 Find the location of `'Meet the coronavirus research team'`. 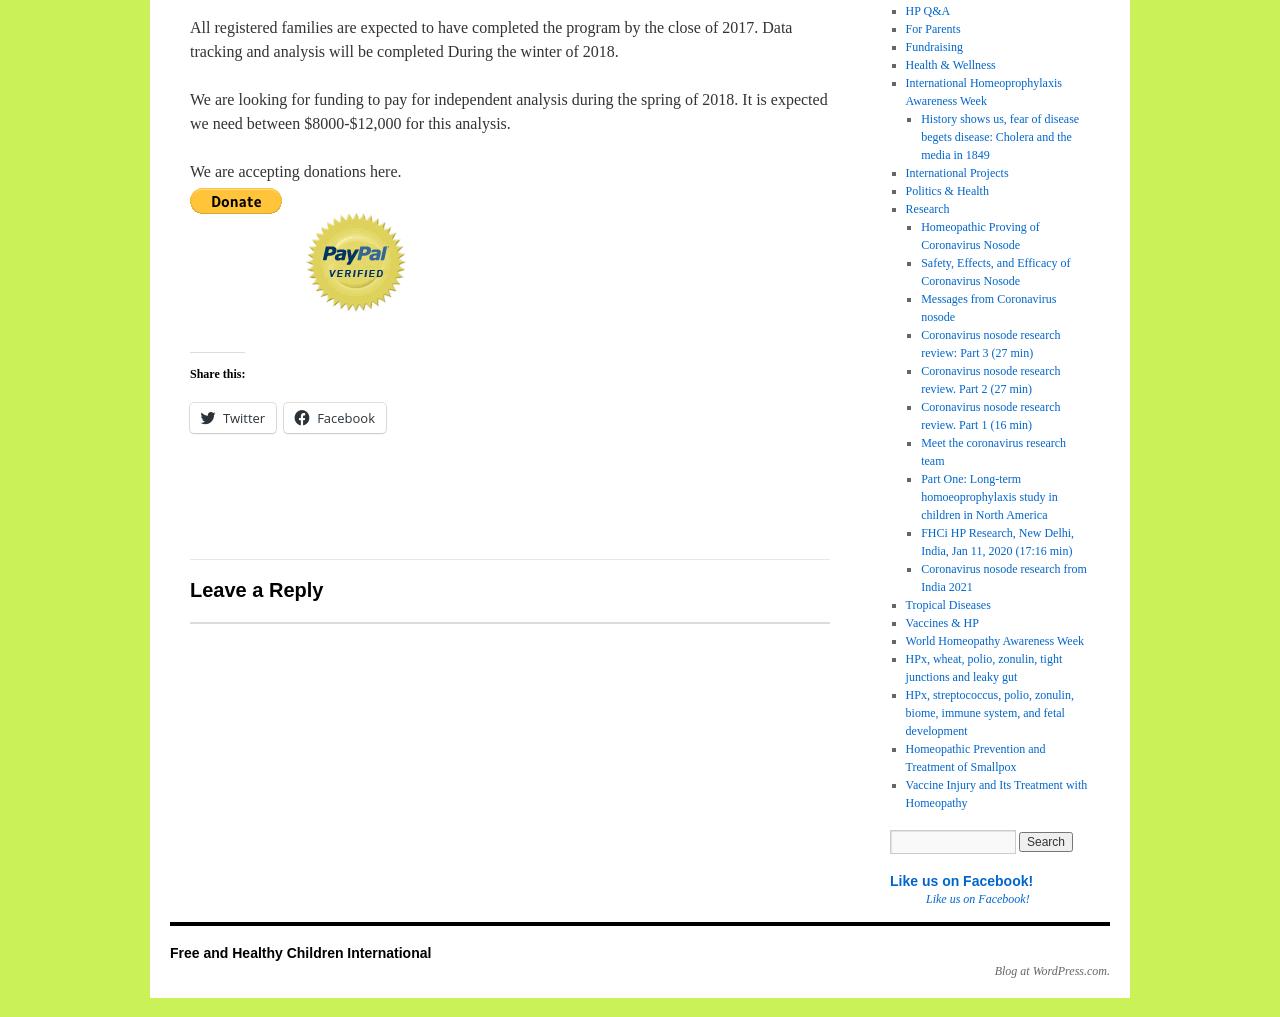

'Meet the coronavirus research team' is located at coordinates (993, 451).